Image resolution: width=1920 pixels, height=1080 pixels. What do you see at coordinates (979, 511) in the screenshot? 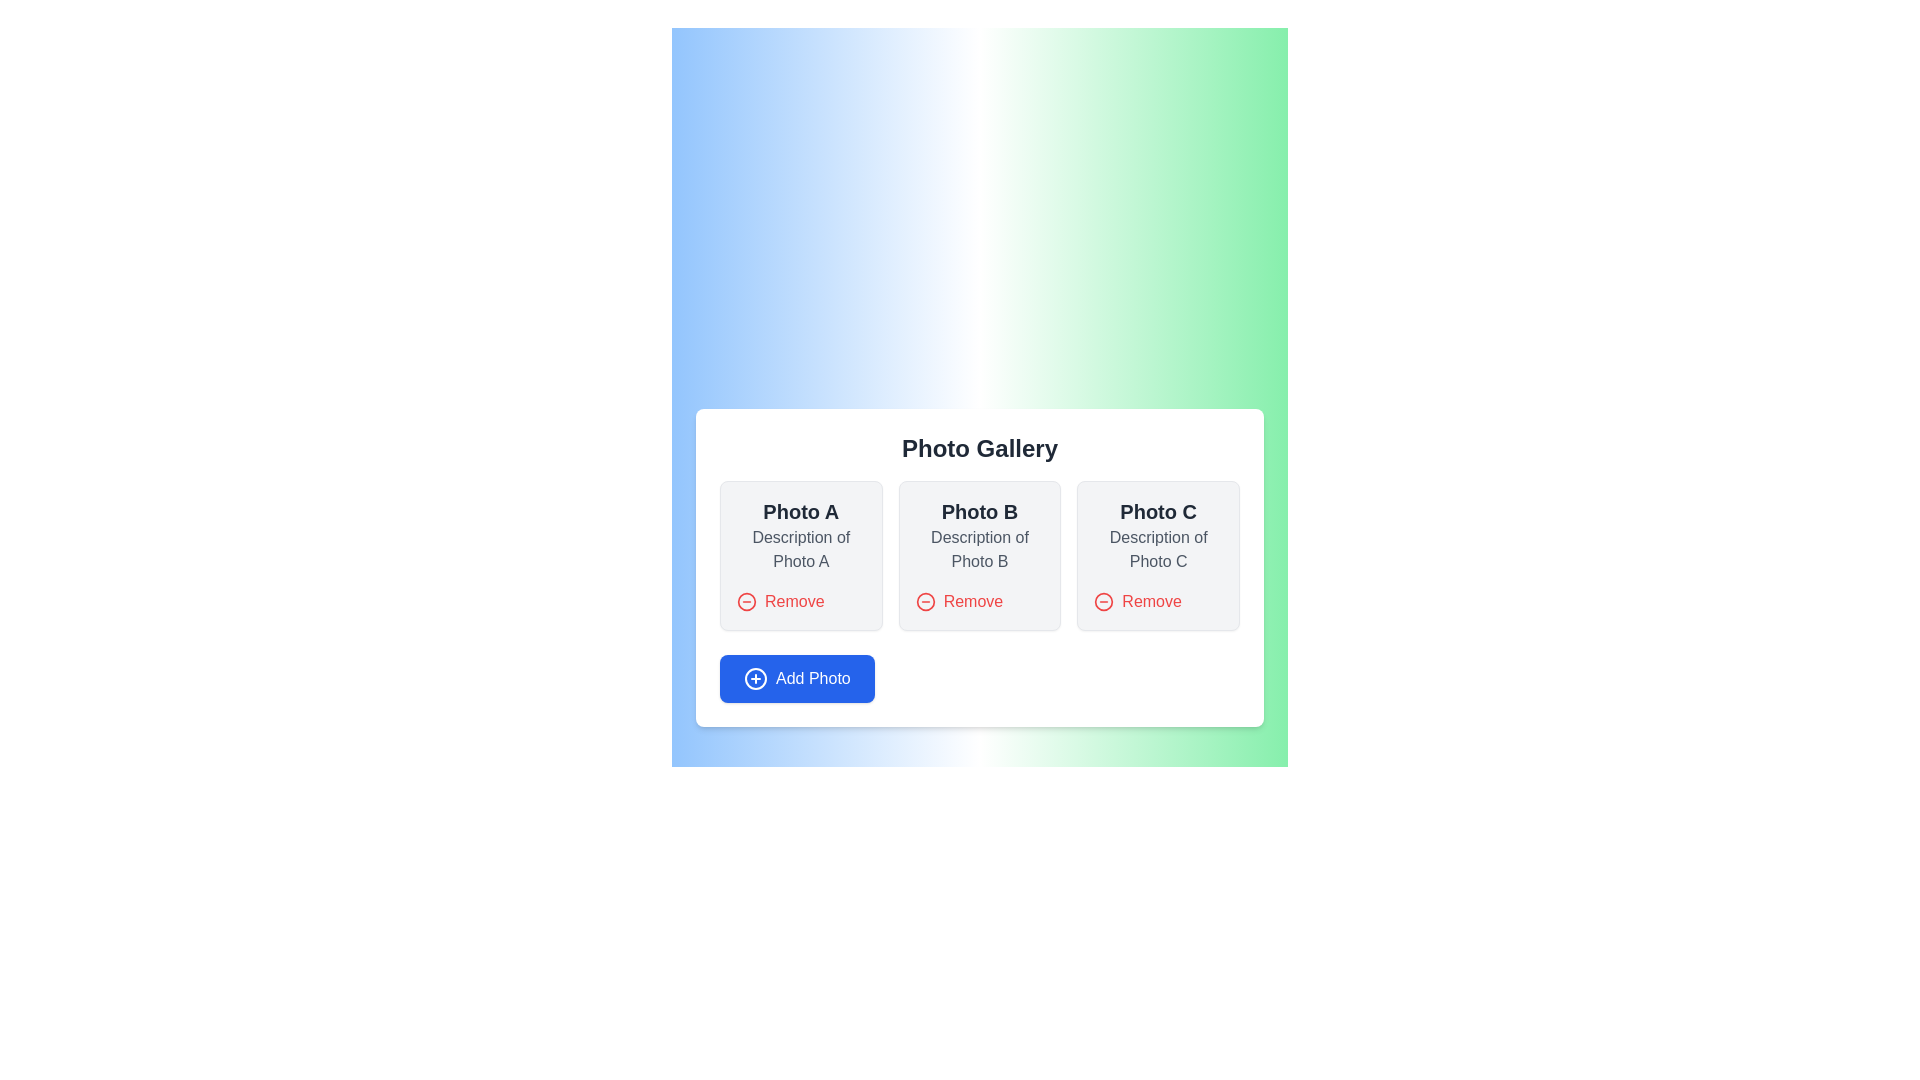
I see `the 'Photo B' text label located at the top of the middle card in the three-card layout` at bounding box center [979, 511].